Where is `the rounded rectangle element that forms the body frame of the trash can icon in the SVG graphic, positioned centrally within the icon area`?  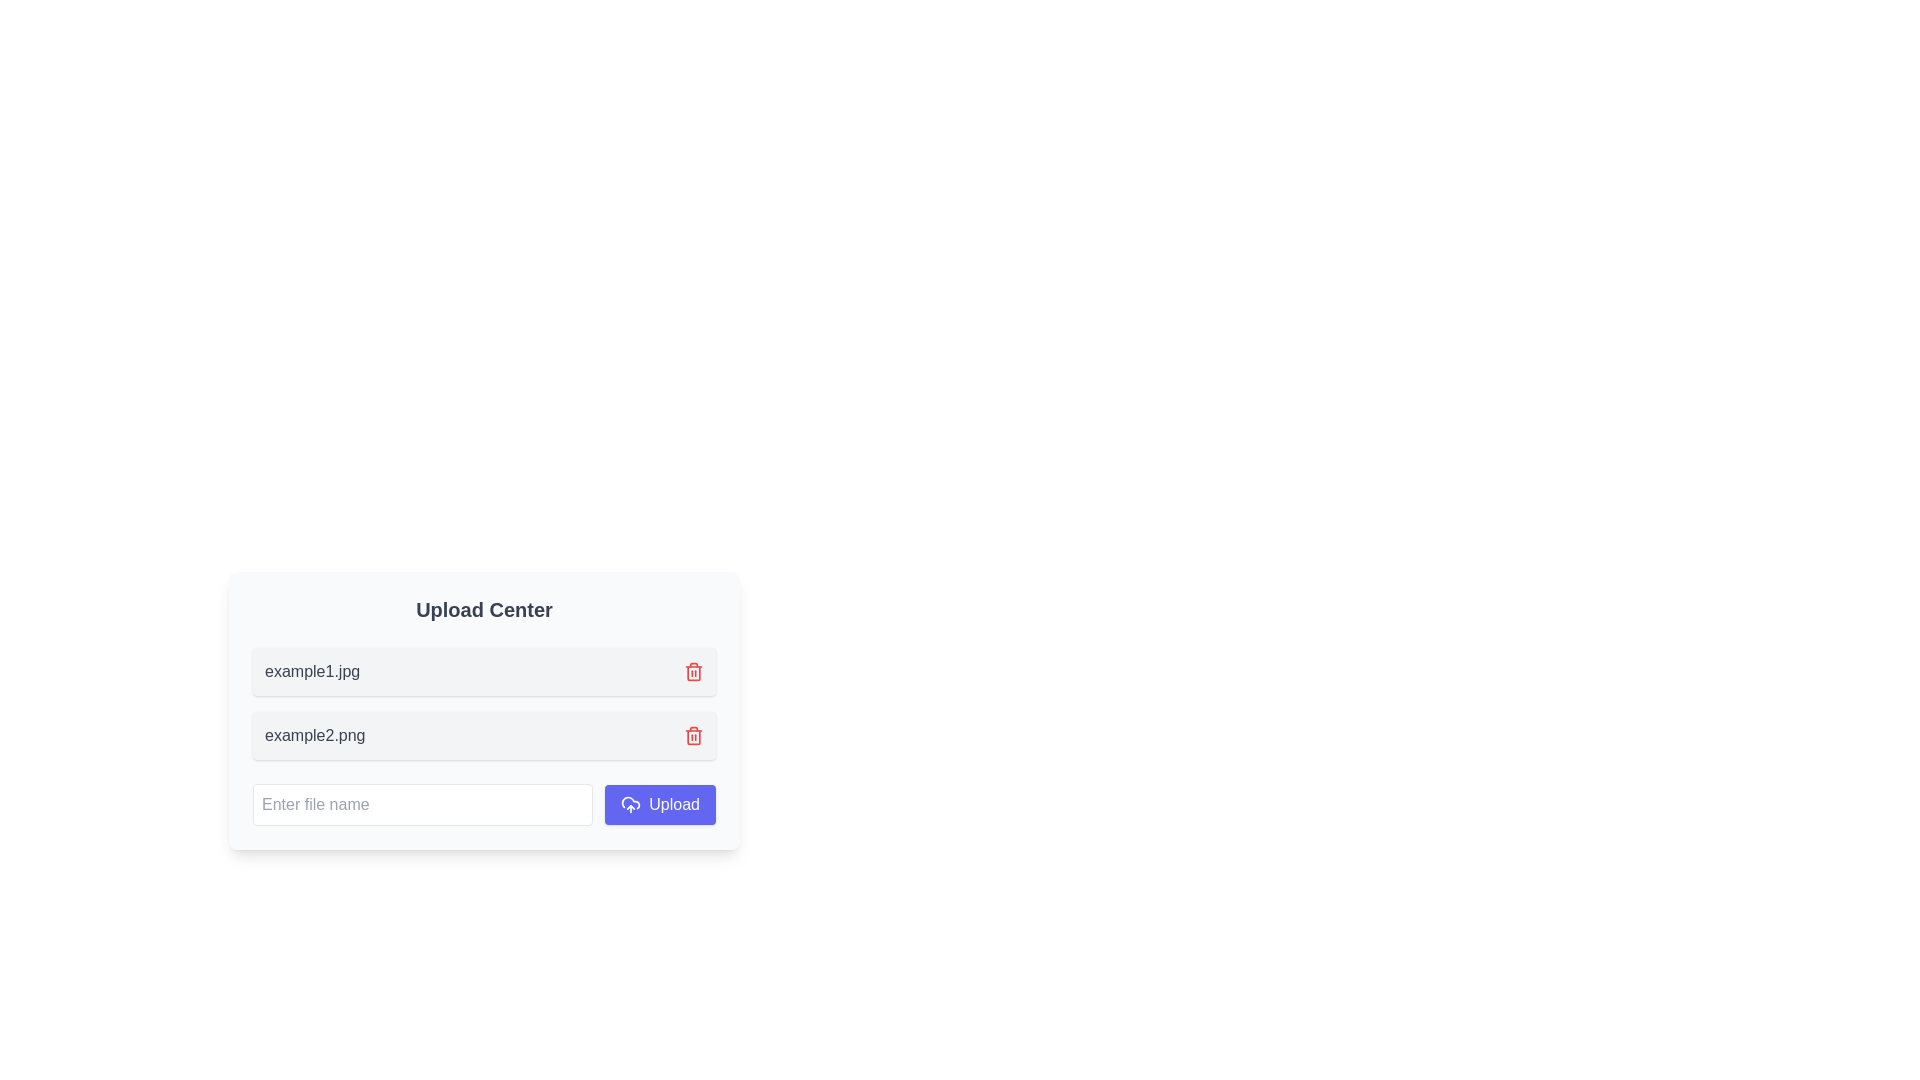
the rounded rectangle element that forms the body frame of the trash can icon in the SVG graphic, positioned centrally within the icon area is located at coordinates (694, 736).